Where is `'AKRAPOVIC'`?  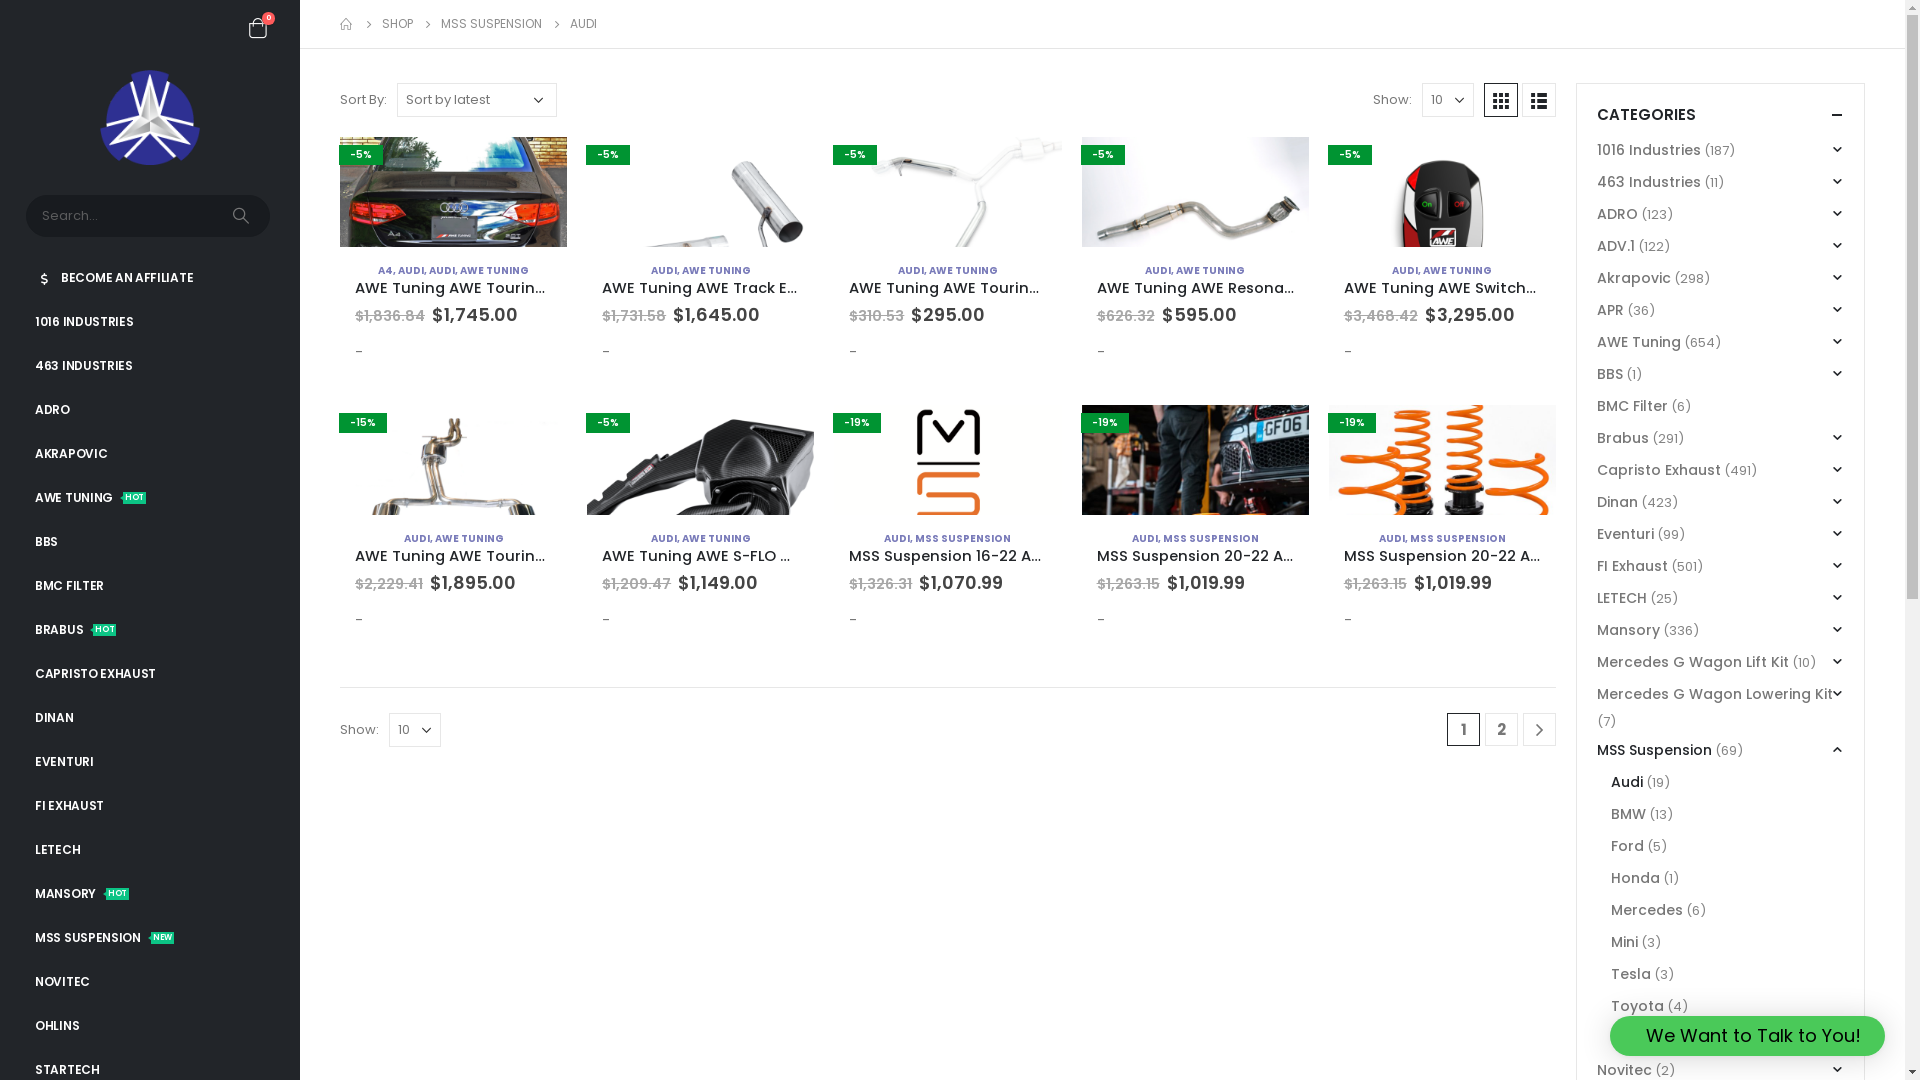 'AKRAPOVIC' is located at coordinates (148, 454).